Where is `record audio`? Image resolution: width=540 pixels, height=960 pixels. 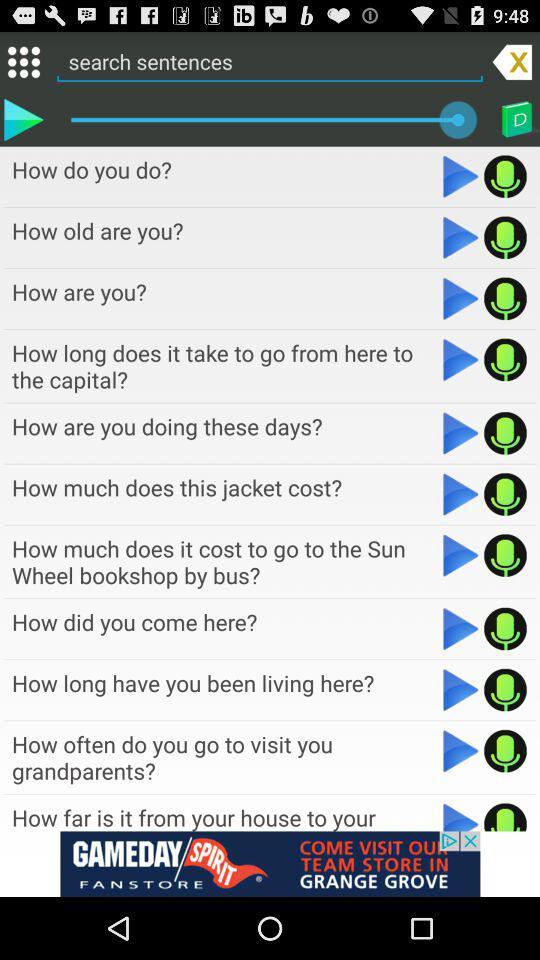 record audio is located at coordinates (504, 237).